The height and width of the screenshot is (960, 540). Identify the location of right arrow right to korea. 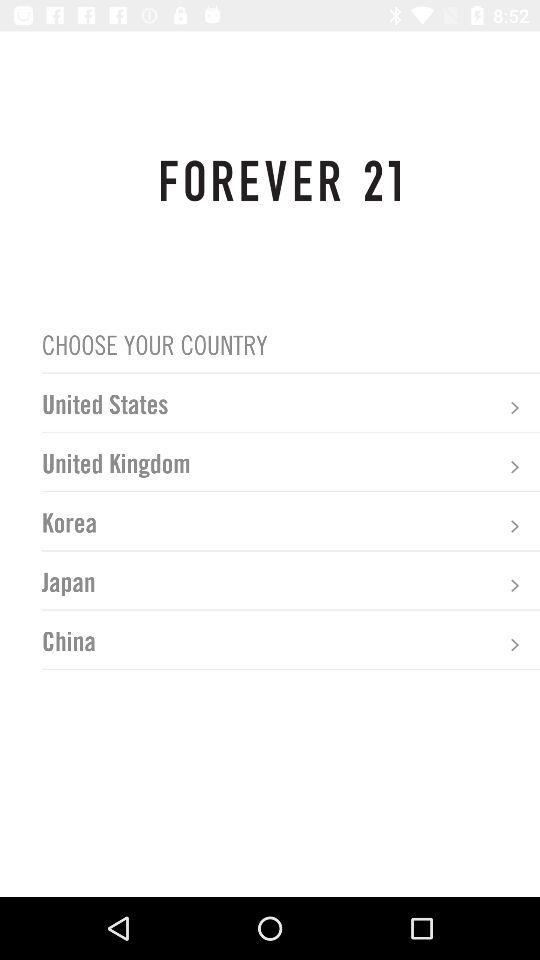
(514, 525).